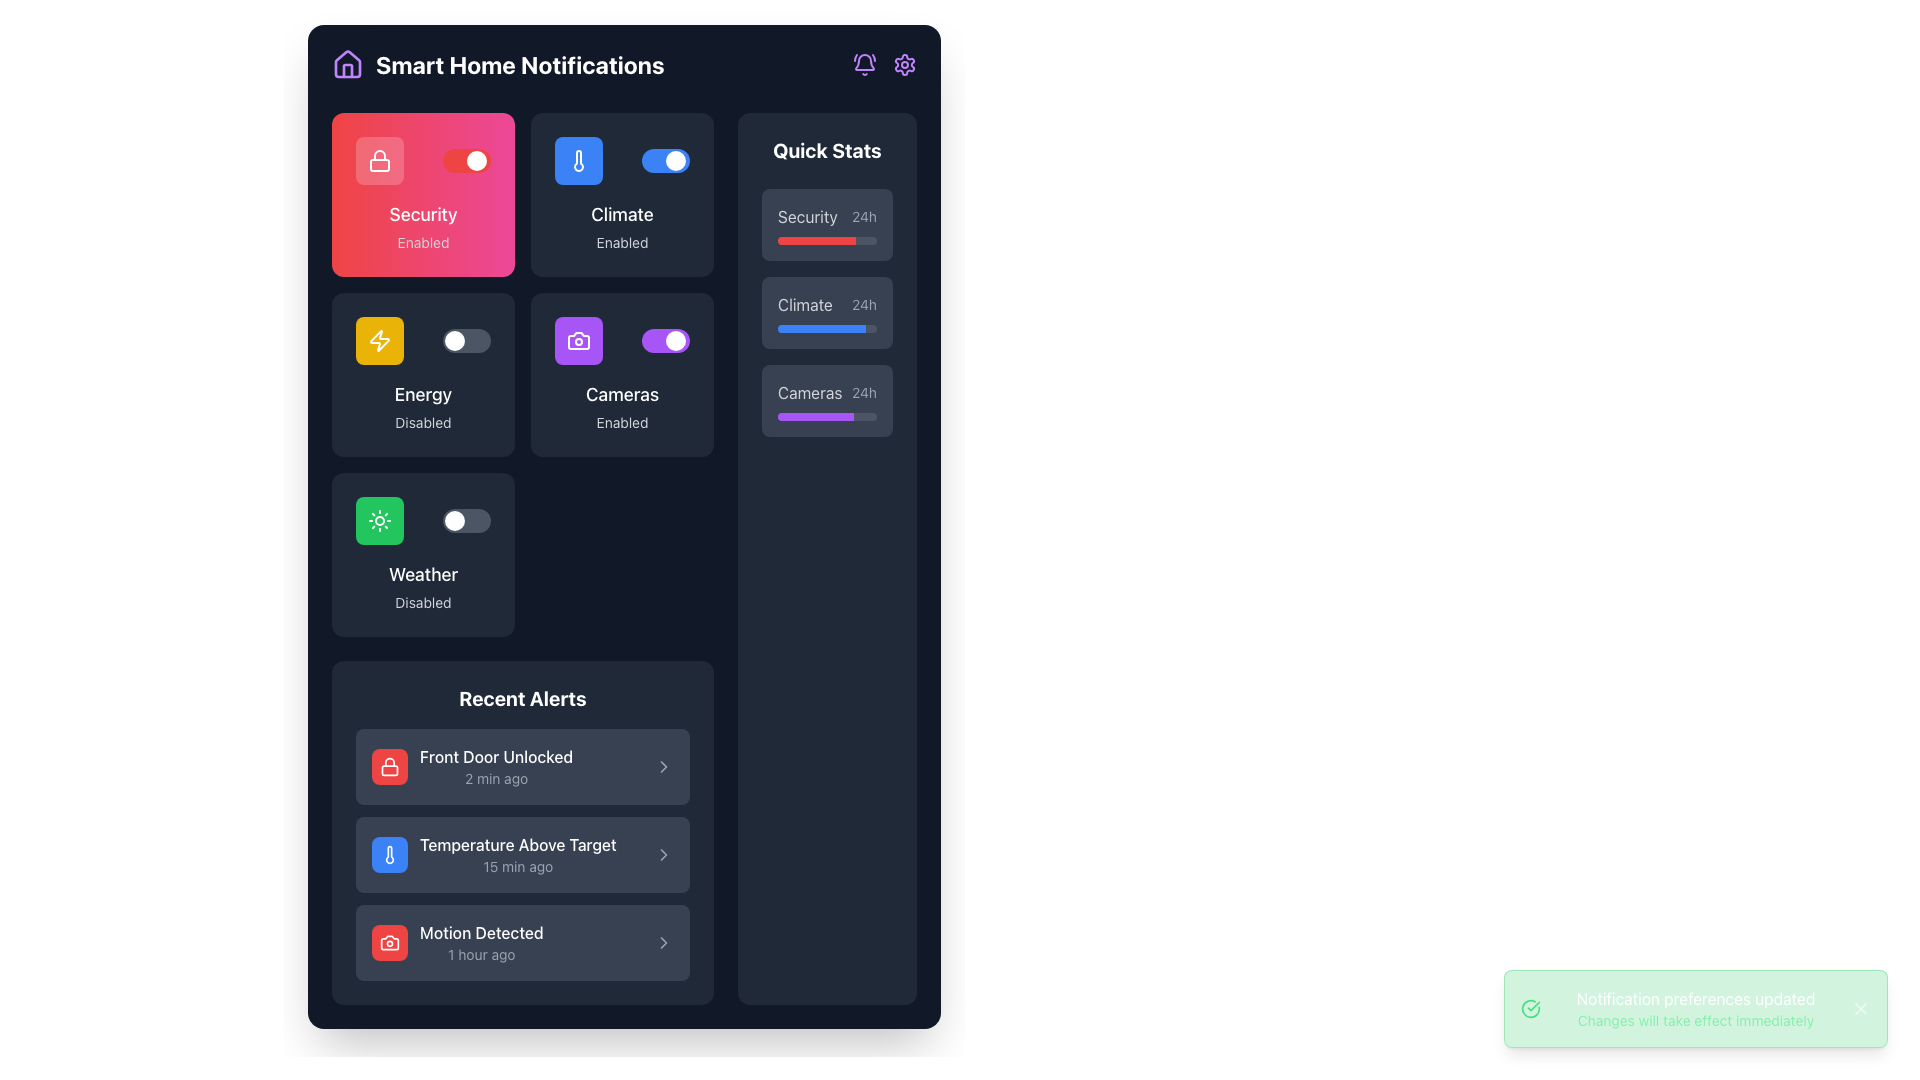 The image size is (1920, 1080). What do you see at coordinates (676, 160) in the screenshot?
I see `the rightmost circular toggle of the light blue rectangular switch in the 'Security' section, which indicates an active state` at bounding box center [676, 160].